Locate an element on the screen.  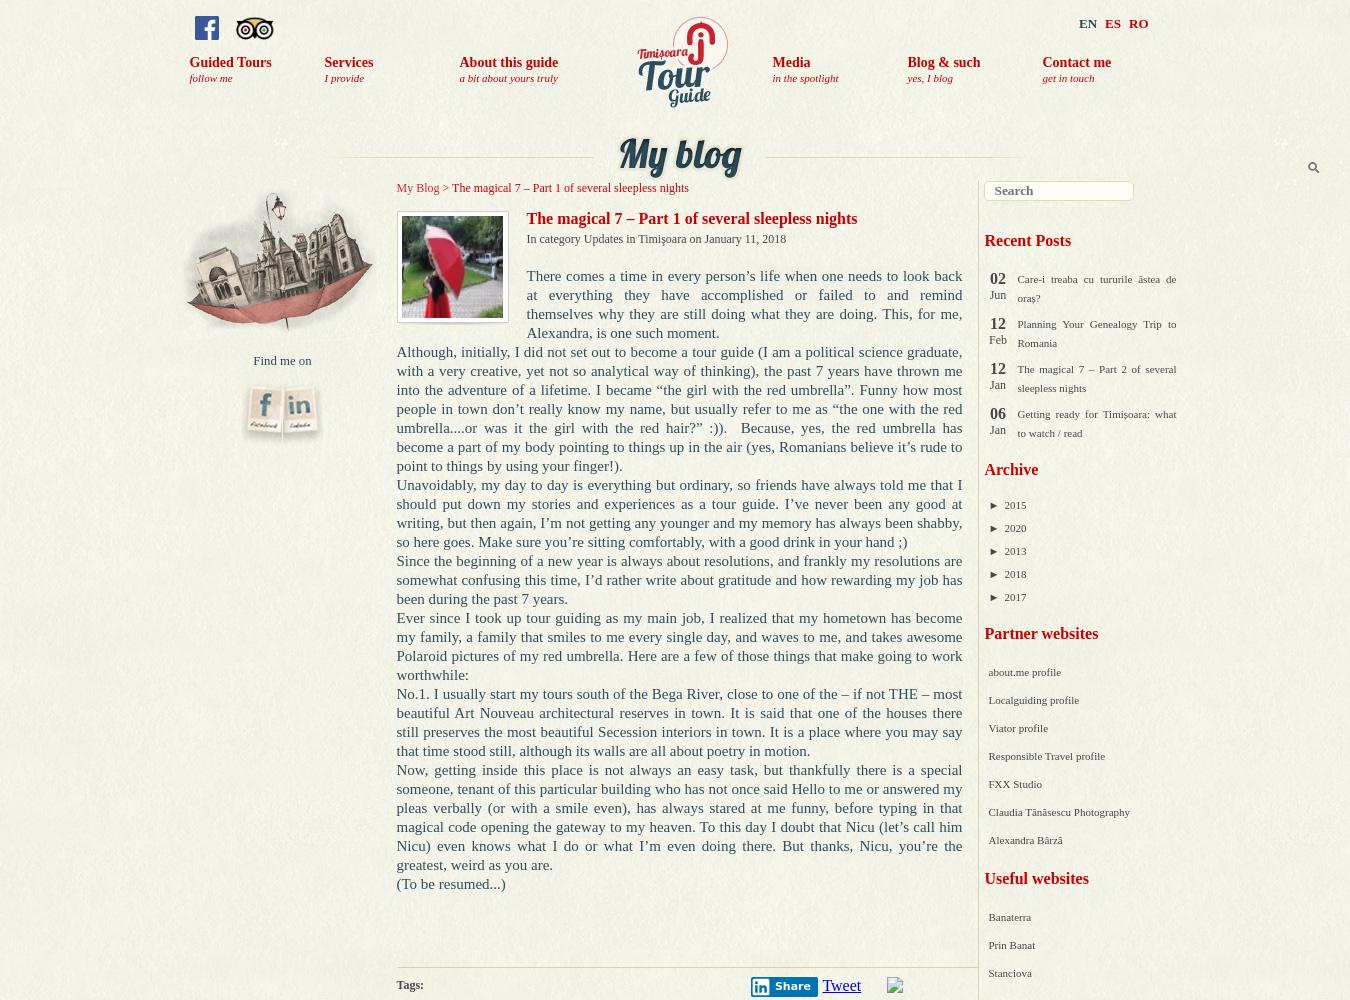
'on January 11, 2018' is located at coordinates (735, 238).